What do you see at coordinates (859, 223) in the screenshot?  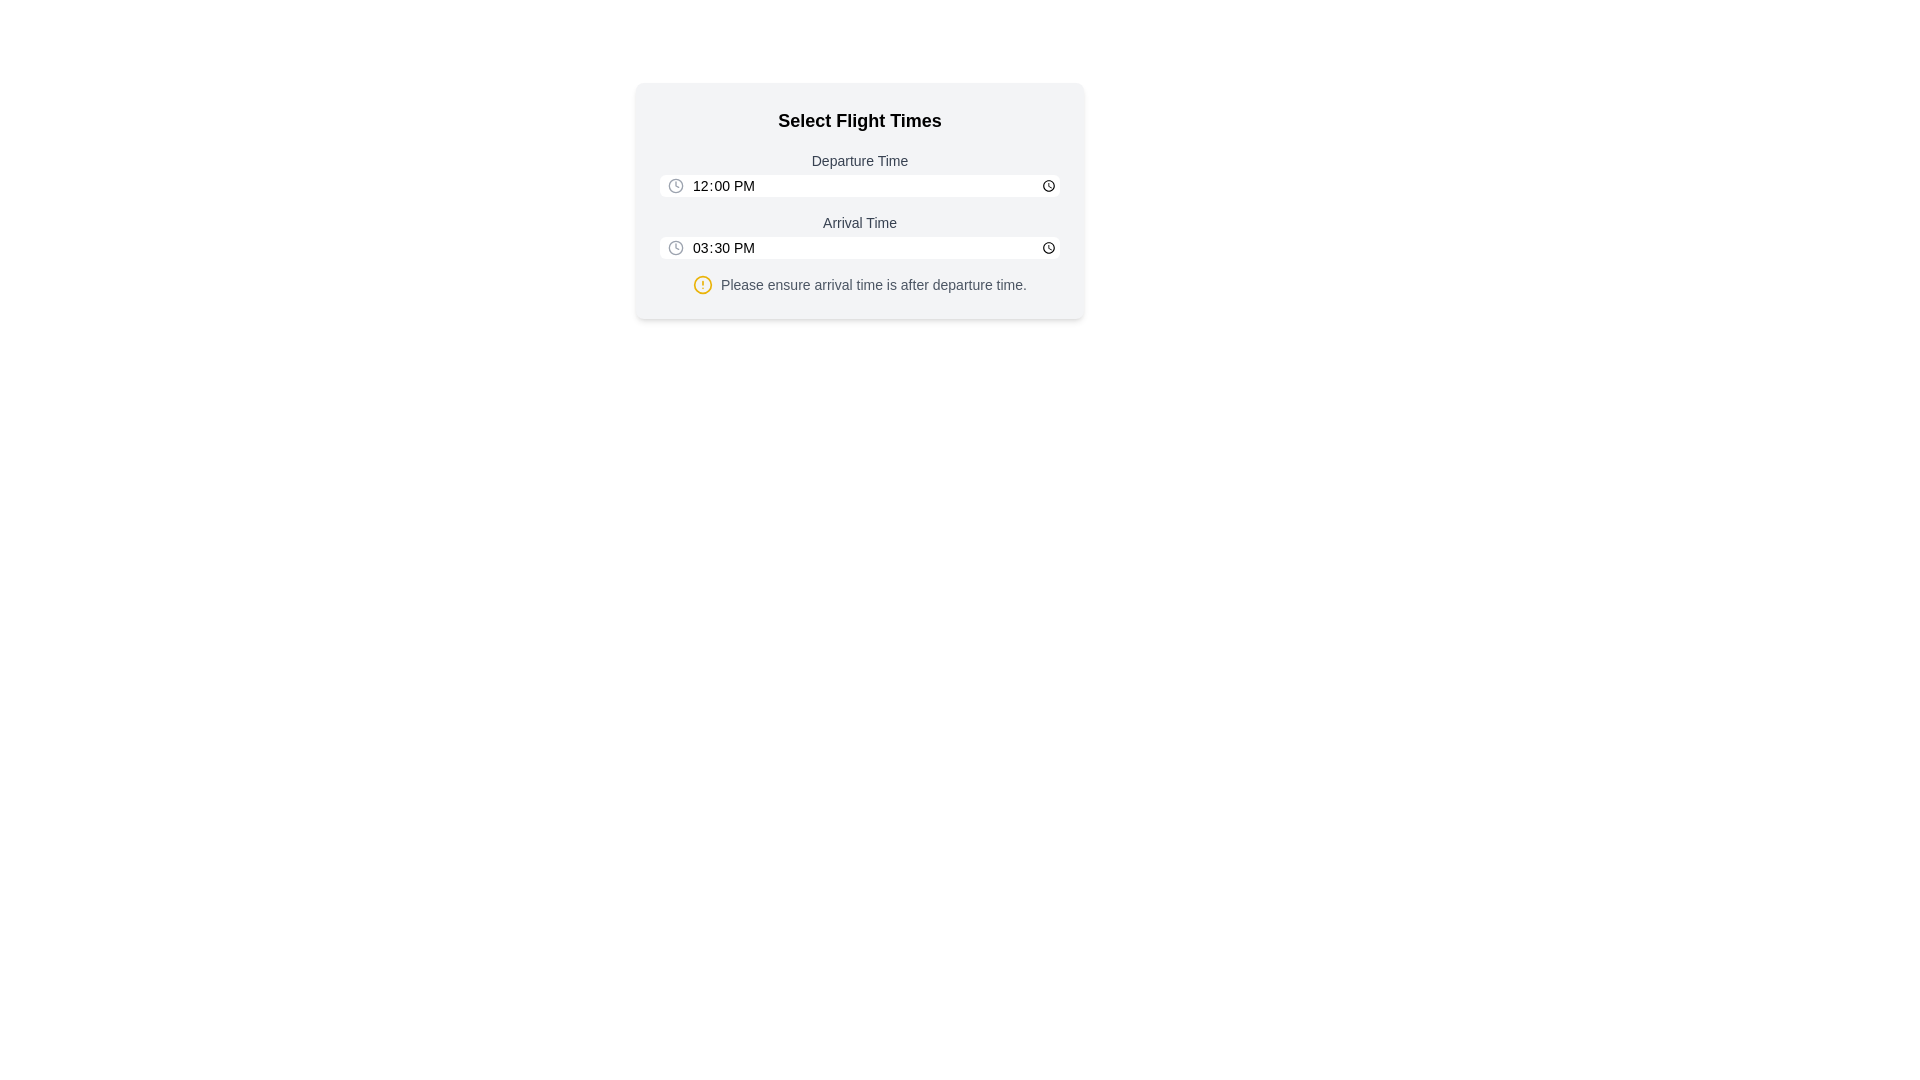 I see `the 'Arrival Time' label, which is a textual label in dark gray color, located below the 'Departure Time' label and above the clock icon and input field` at bounding box center [859, 223].